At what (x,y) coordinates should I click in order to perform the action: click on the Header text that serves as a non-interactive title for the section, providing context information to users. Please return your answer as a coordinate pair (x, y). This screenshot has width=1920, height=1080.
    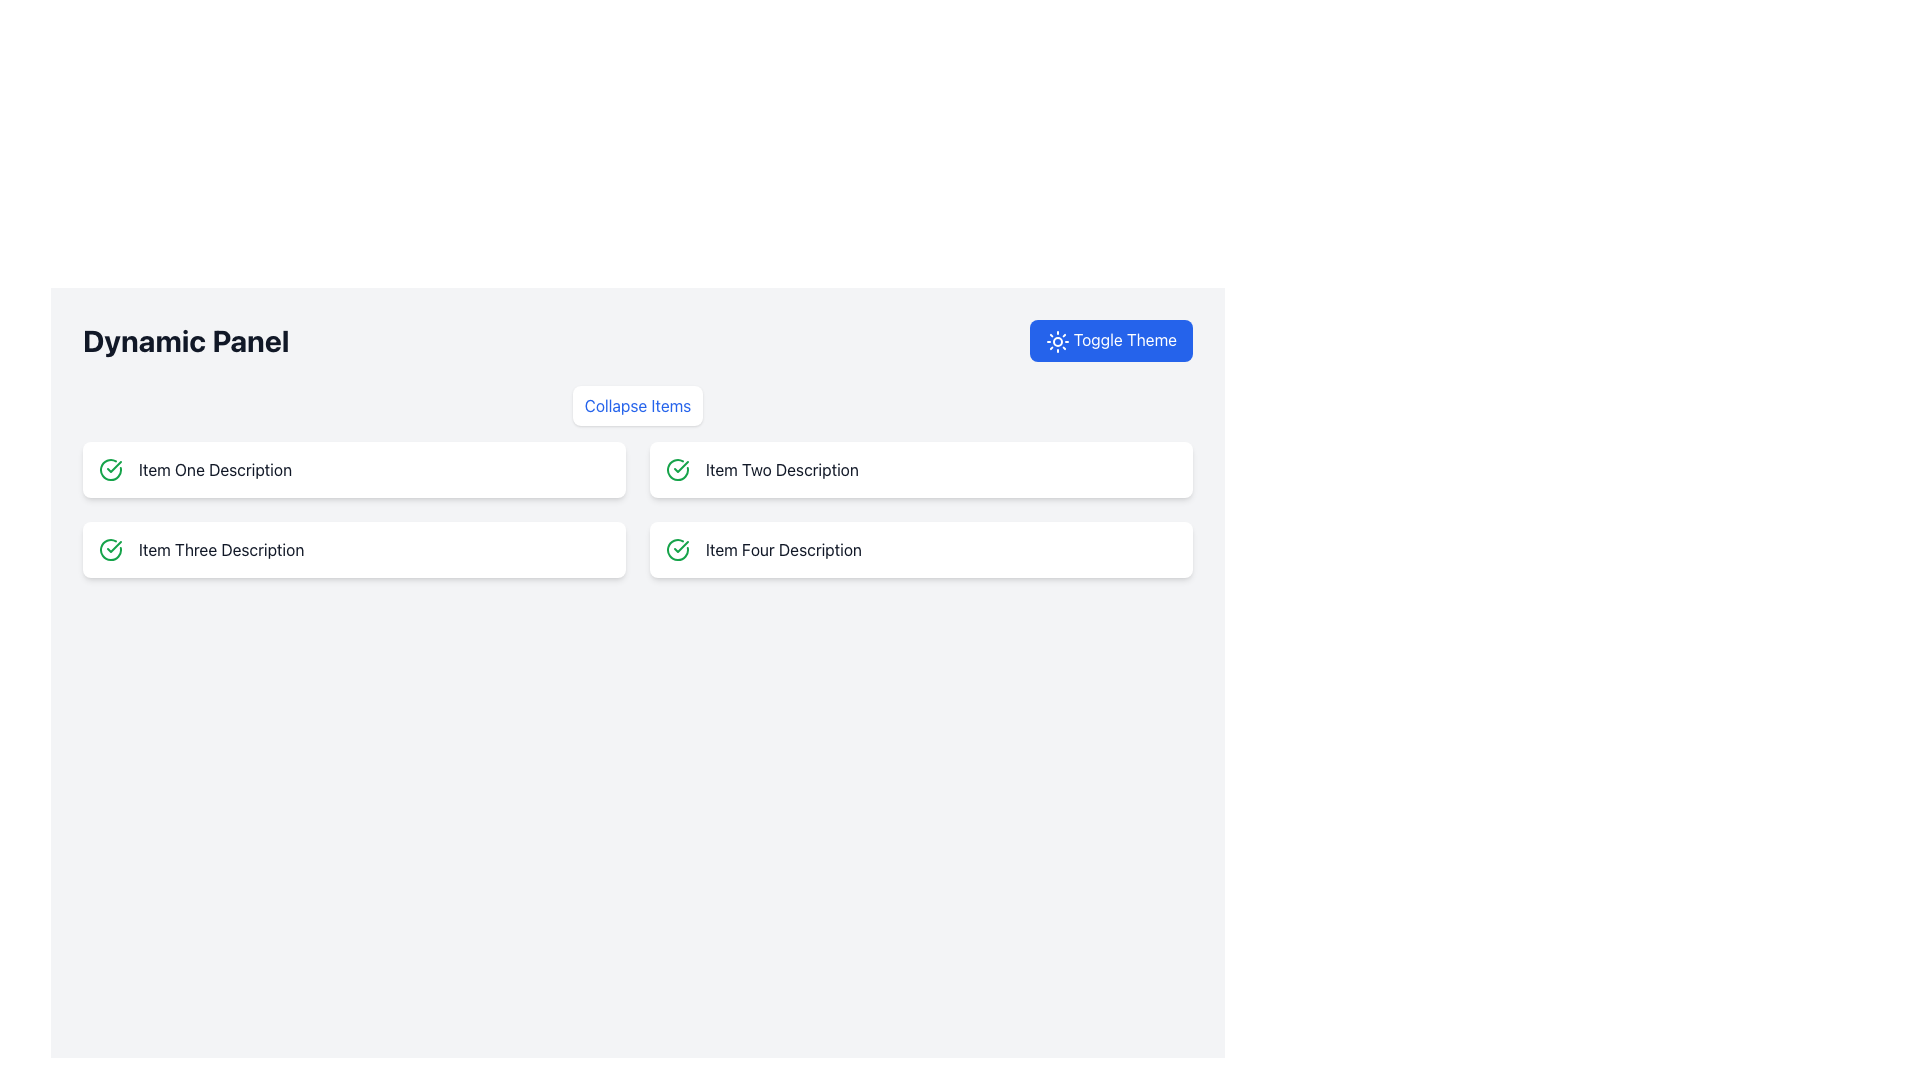
    Looking at the image, I should click on (186, 339).